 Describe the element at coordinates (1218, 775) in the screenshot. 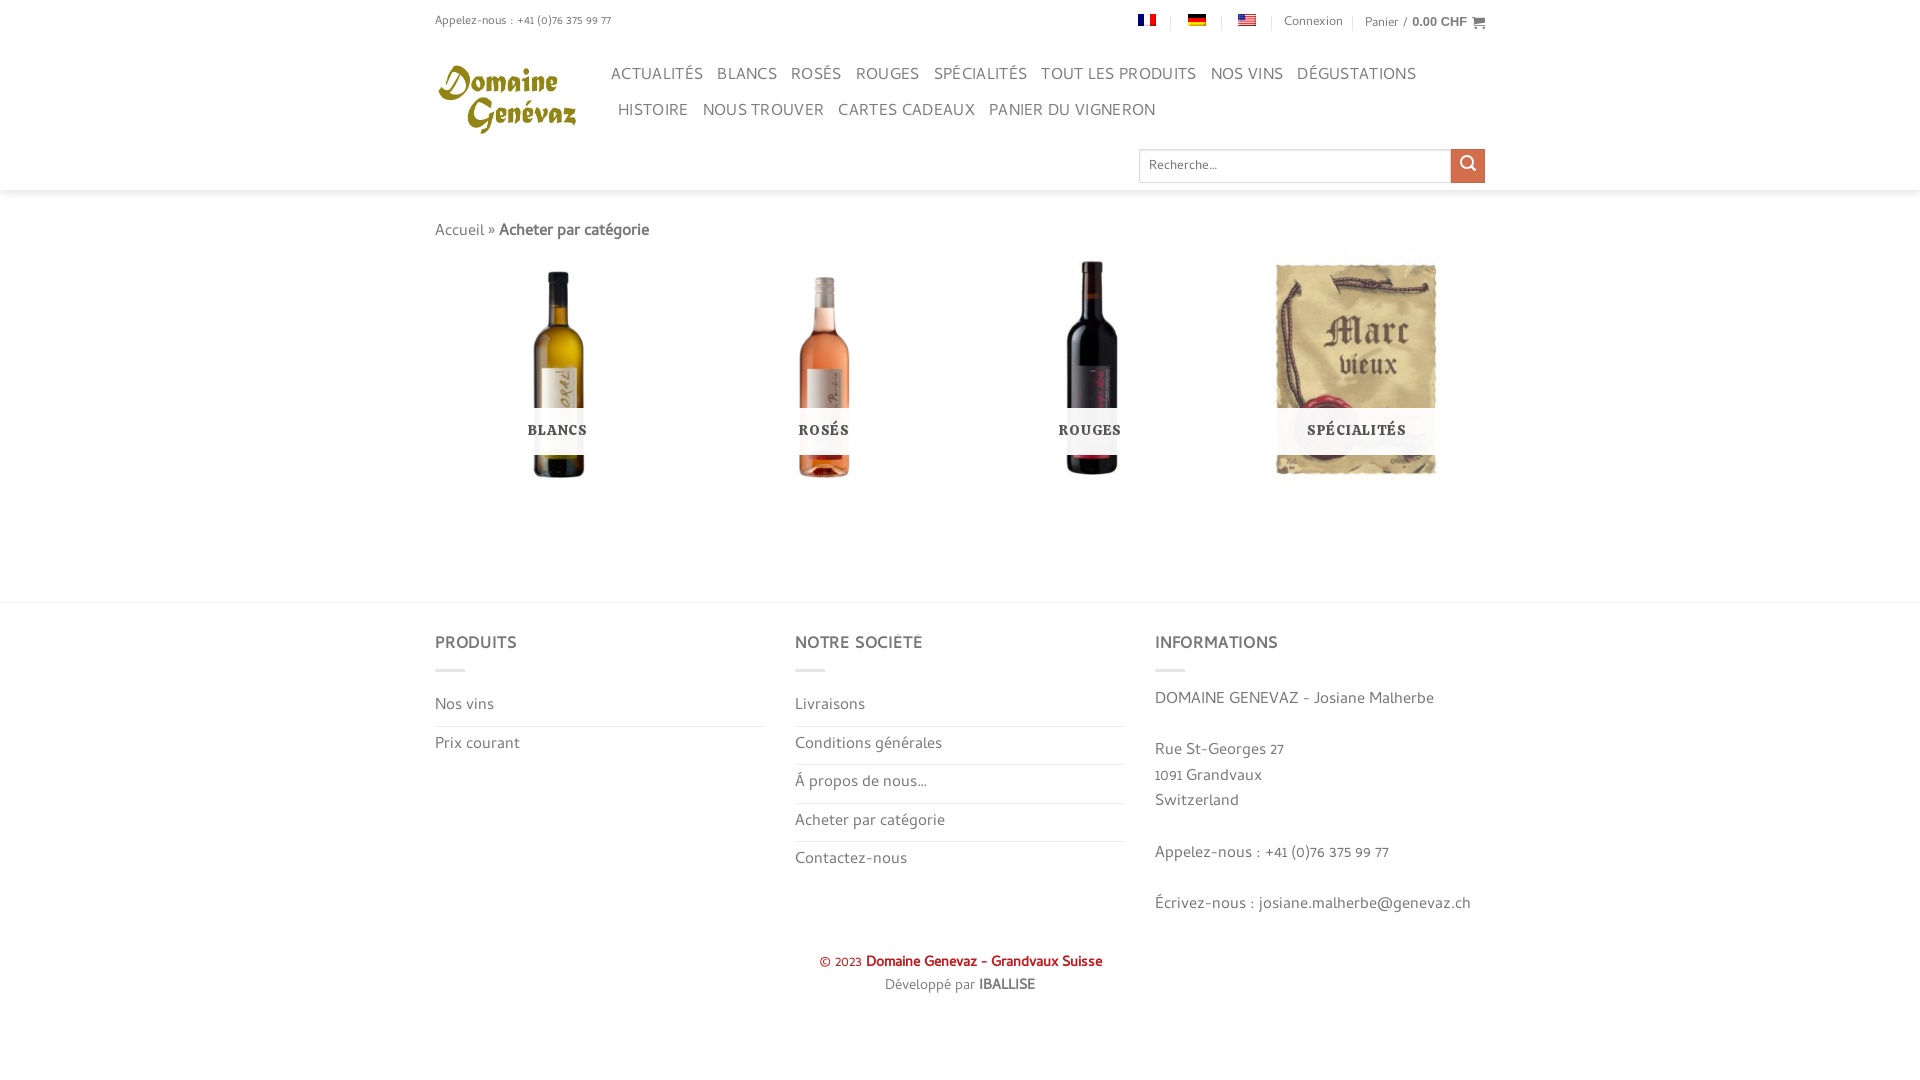

I see `'Rue St-Georges 27` at that location.